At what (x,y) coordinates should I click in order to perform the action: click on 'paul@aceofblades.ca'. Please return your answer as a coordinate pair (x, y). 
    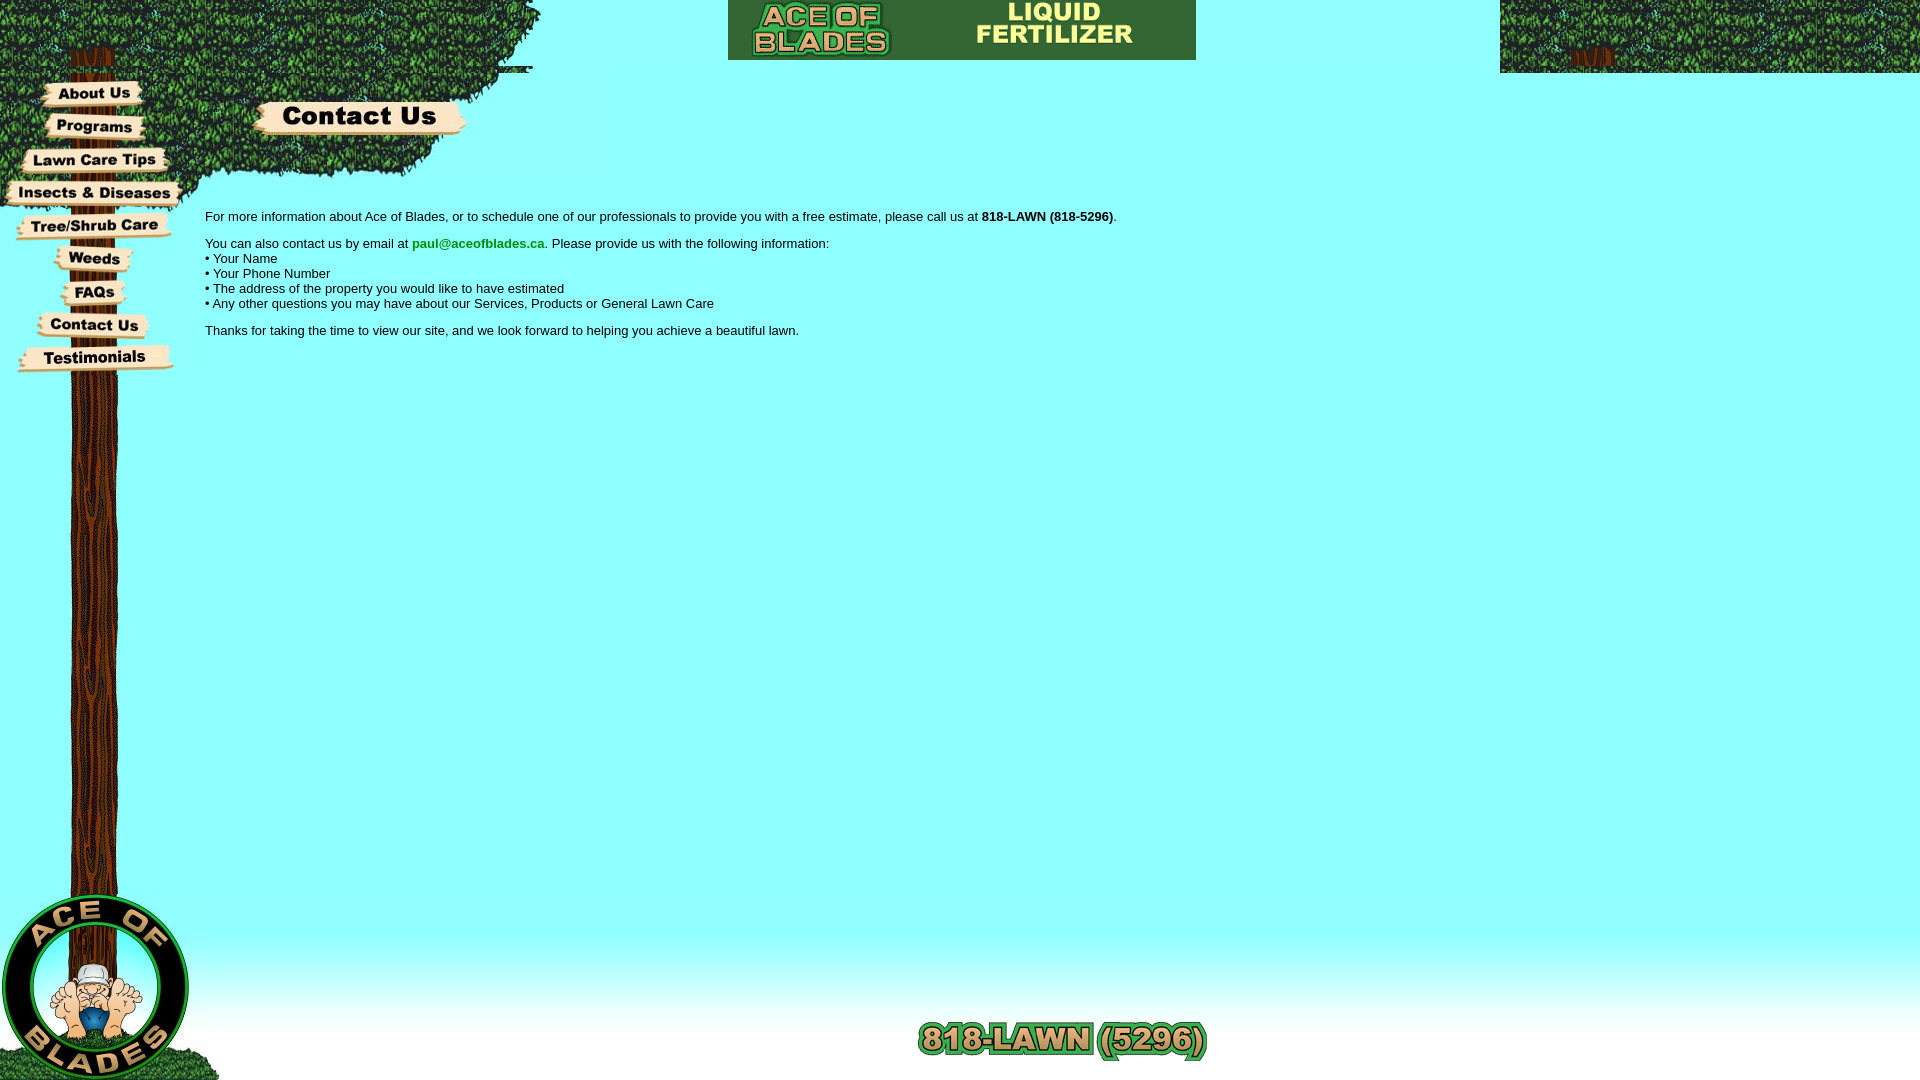
    Looking at the image, I should click on (411, 242).